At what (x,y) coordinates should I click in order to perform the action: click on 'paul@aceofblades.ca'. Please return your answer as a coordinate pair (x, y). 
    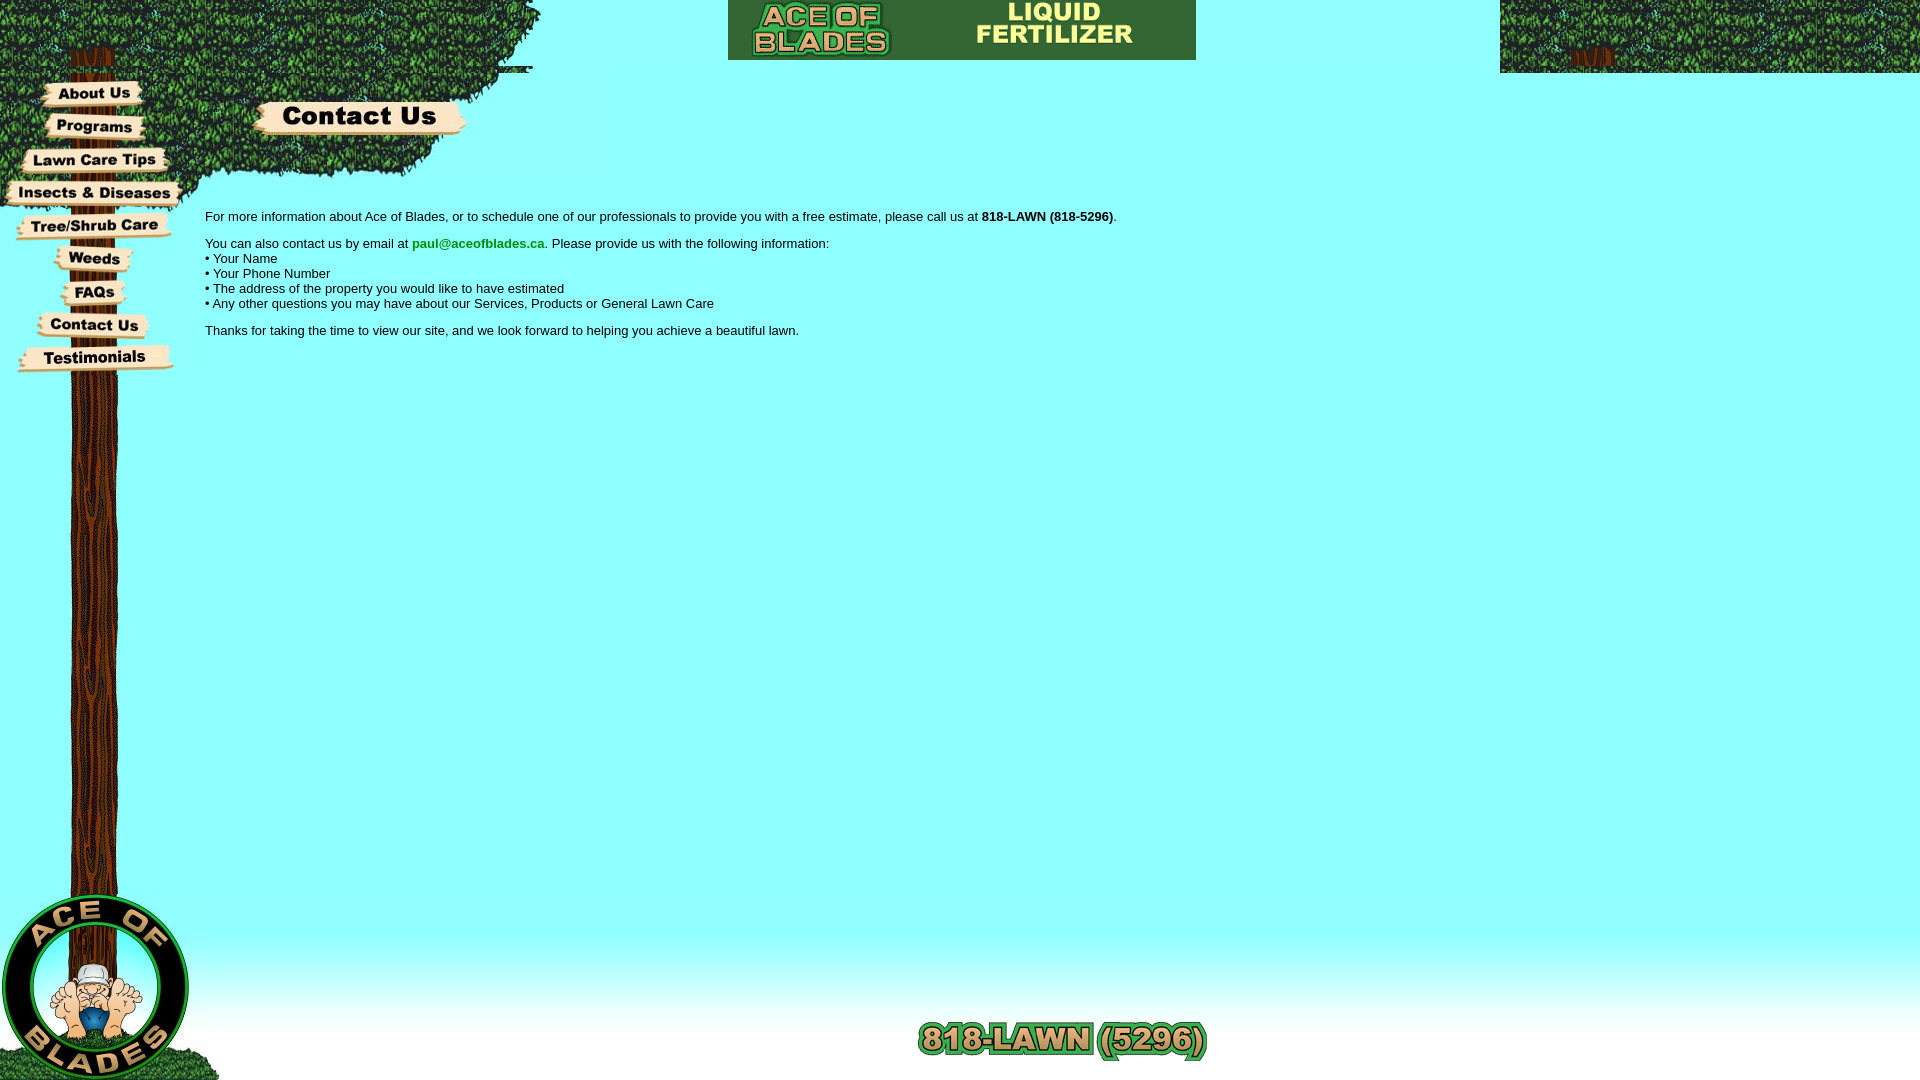
    Looking at the image, I should click on (411, 242).